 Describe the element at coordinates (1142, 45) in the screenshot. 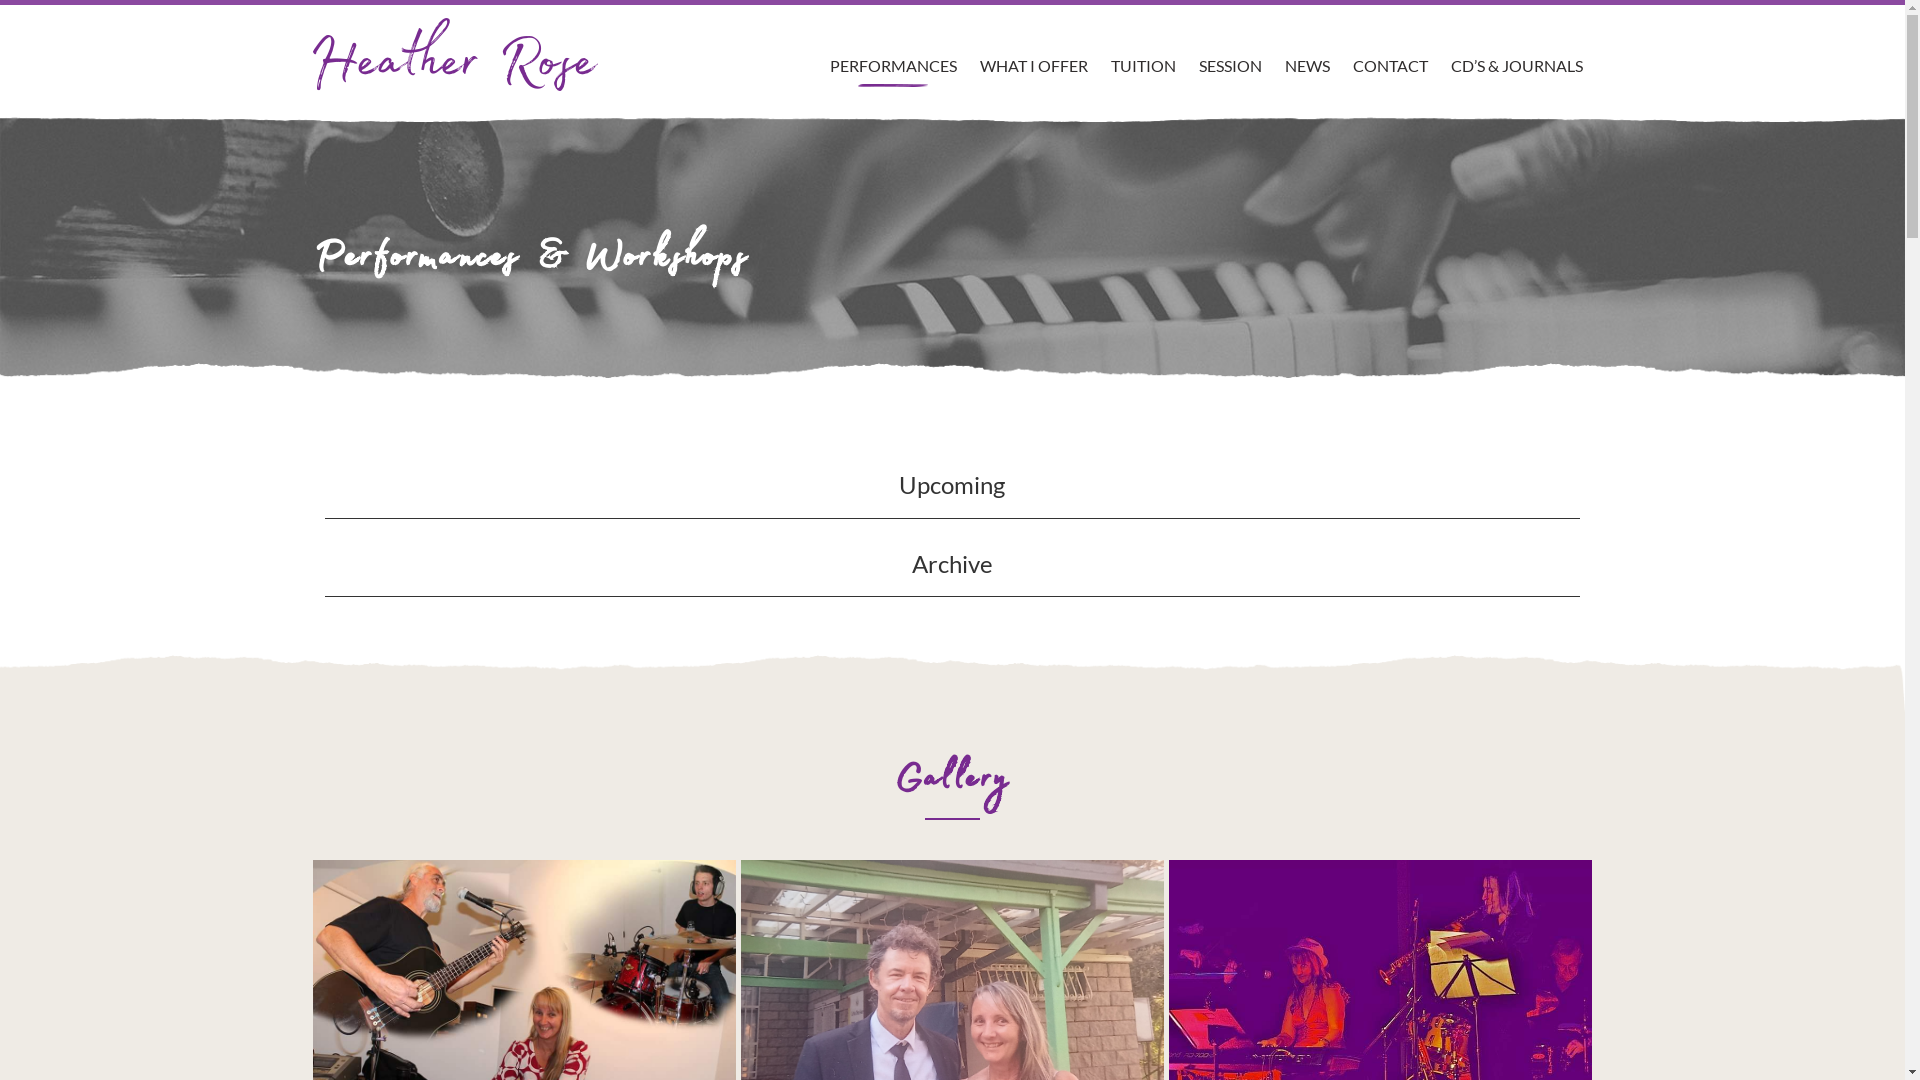

I see `'TUITION'` at that location.